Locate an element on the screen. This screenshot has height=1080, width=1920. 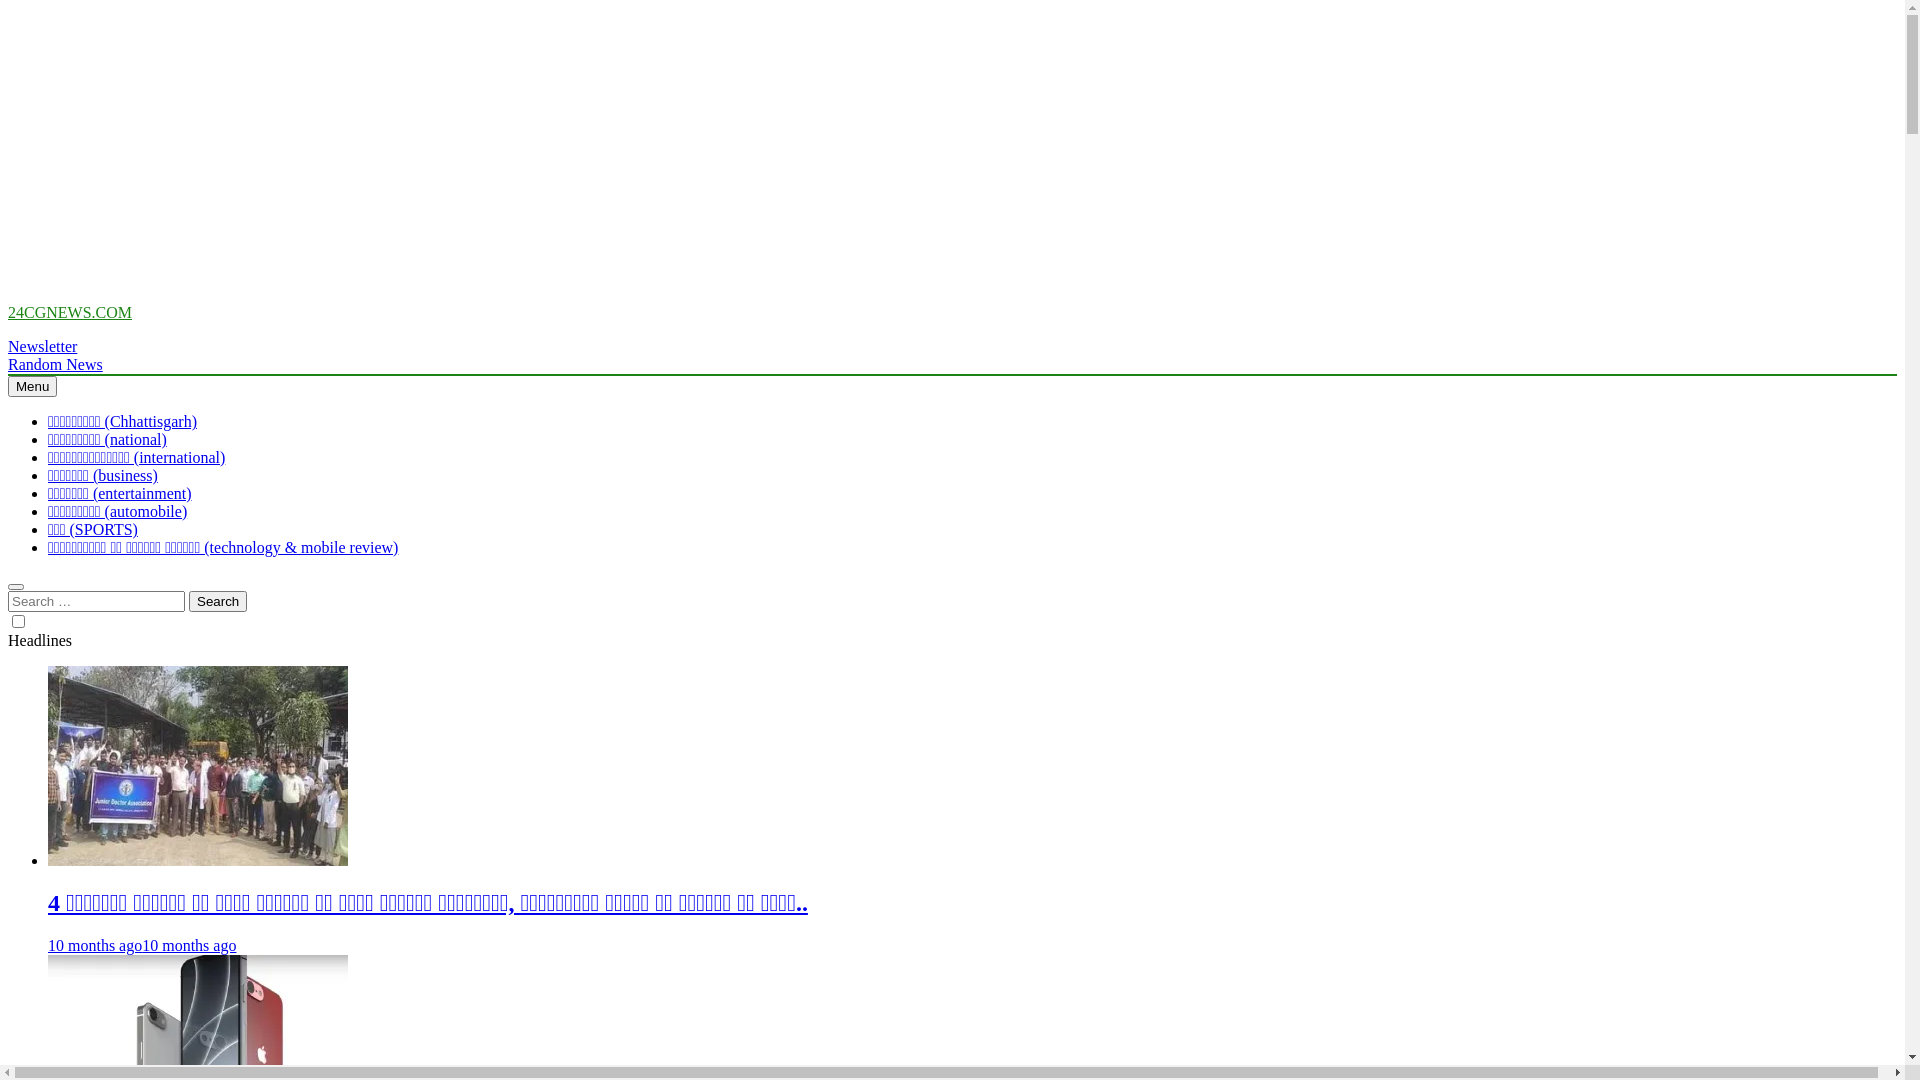
'10 months ago10 months ago' is located at coordinates (141, 945).